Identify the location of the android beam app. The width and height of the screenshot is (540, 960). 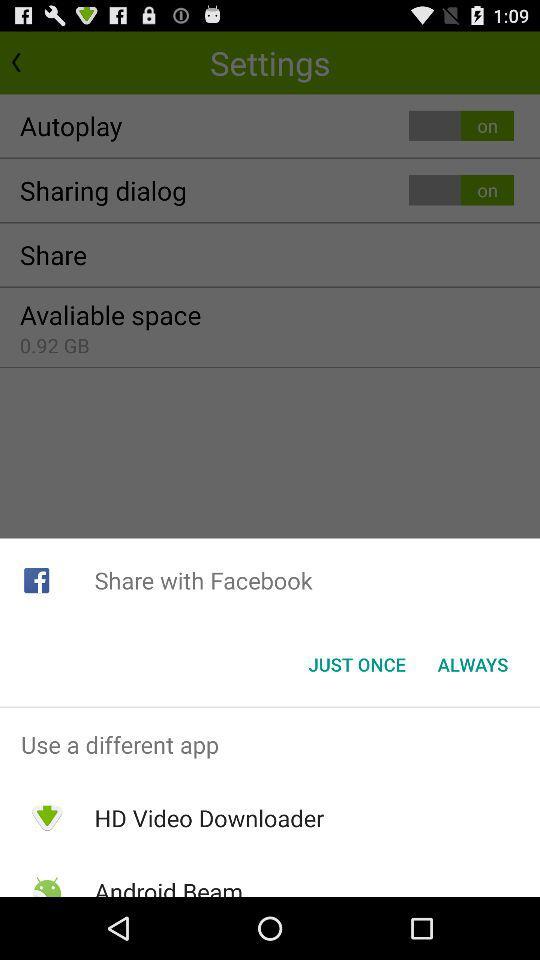
(167, 885).